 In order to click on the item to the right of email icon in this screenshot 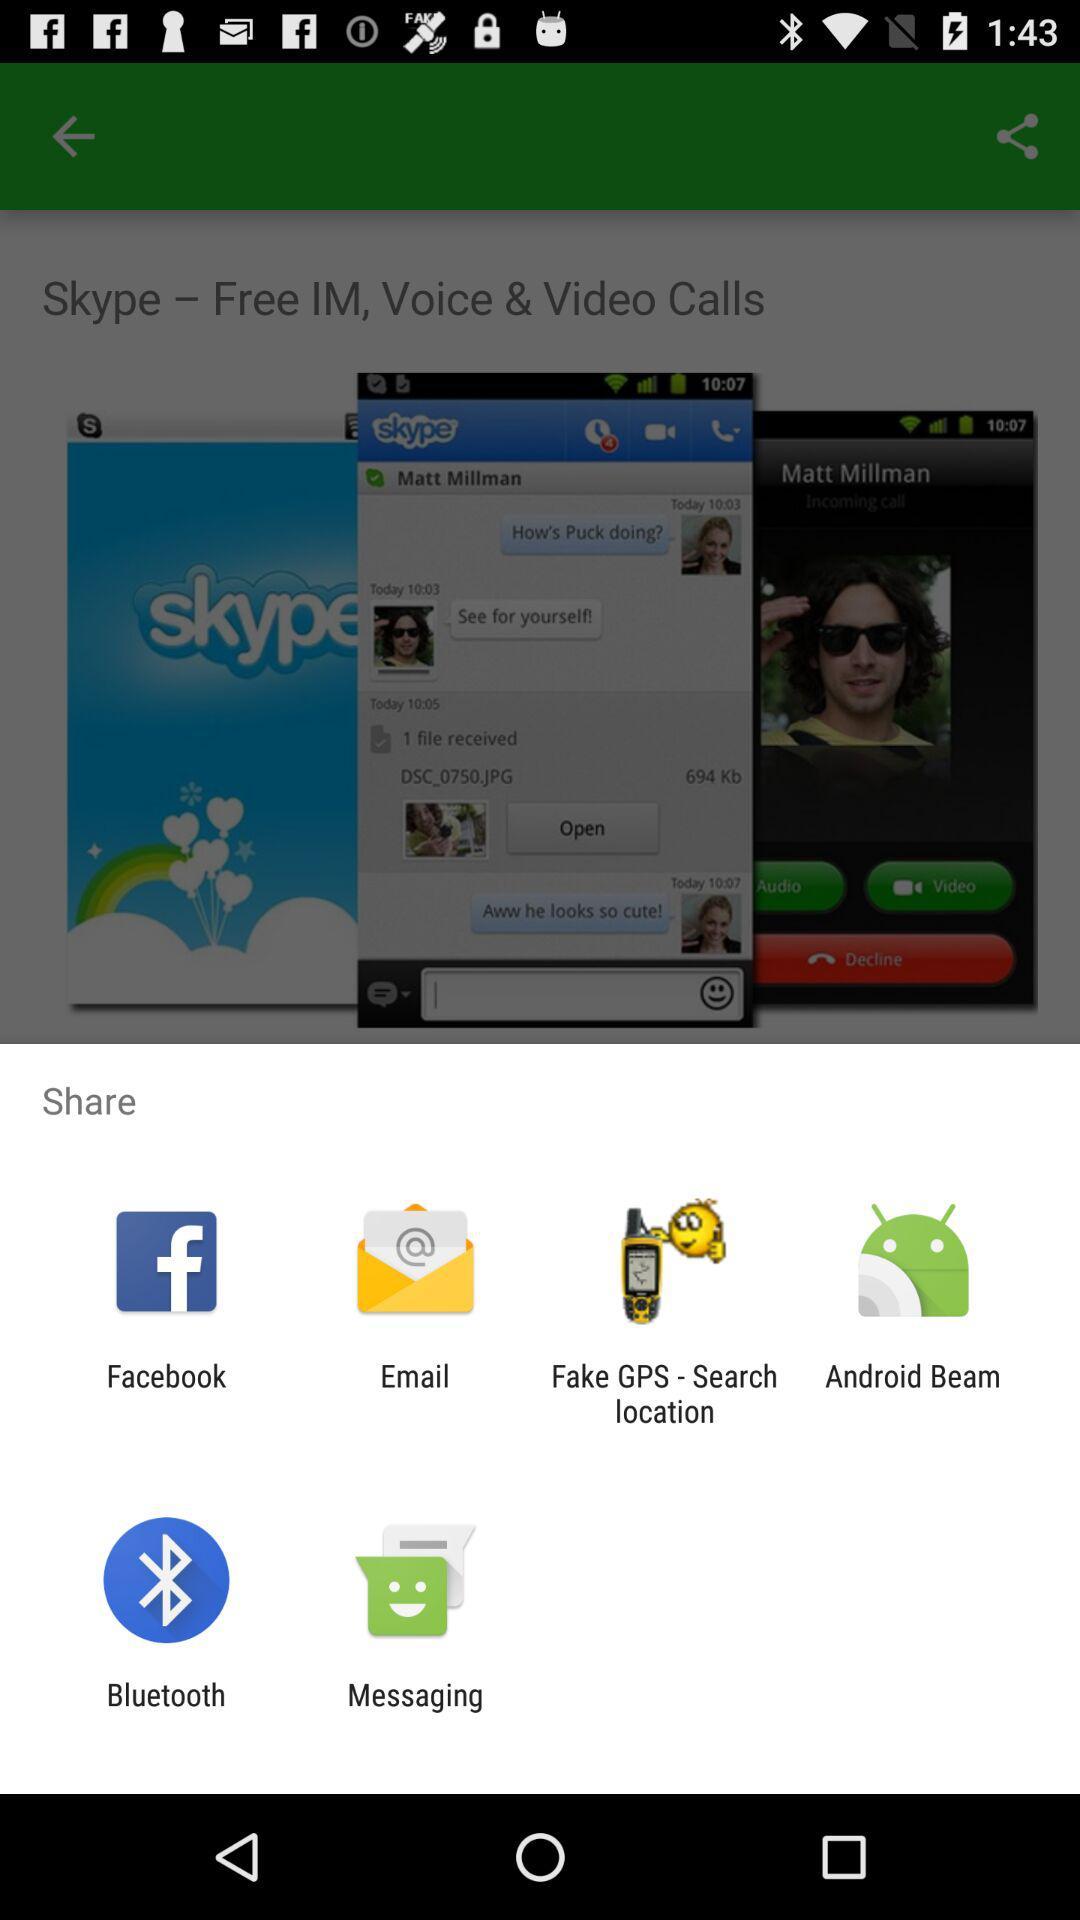, I will do `click(664, 1392)`.